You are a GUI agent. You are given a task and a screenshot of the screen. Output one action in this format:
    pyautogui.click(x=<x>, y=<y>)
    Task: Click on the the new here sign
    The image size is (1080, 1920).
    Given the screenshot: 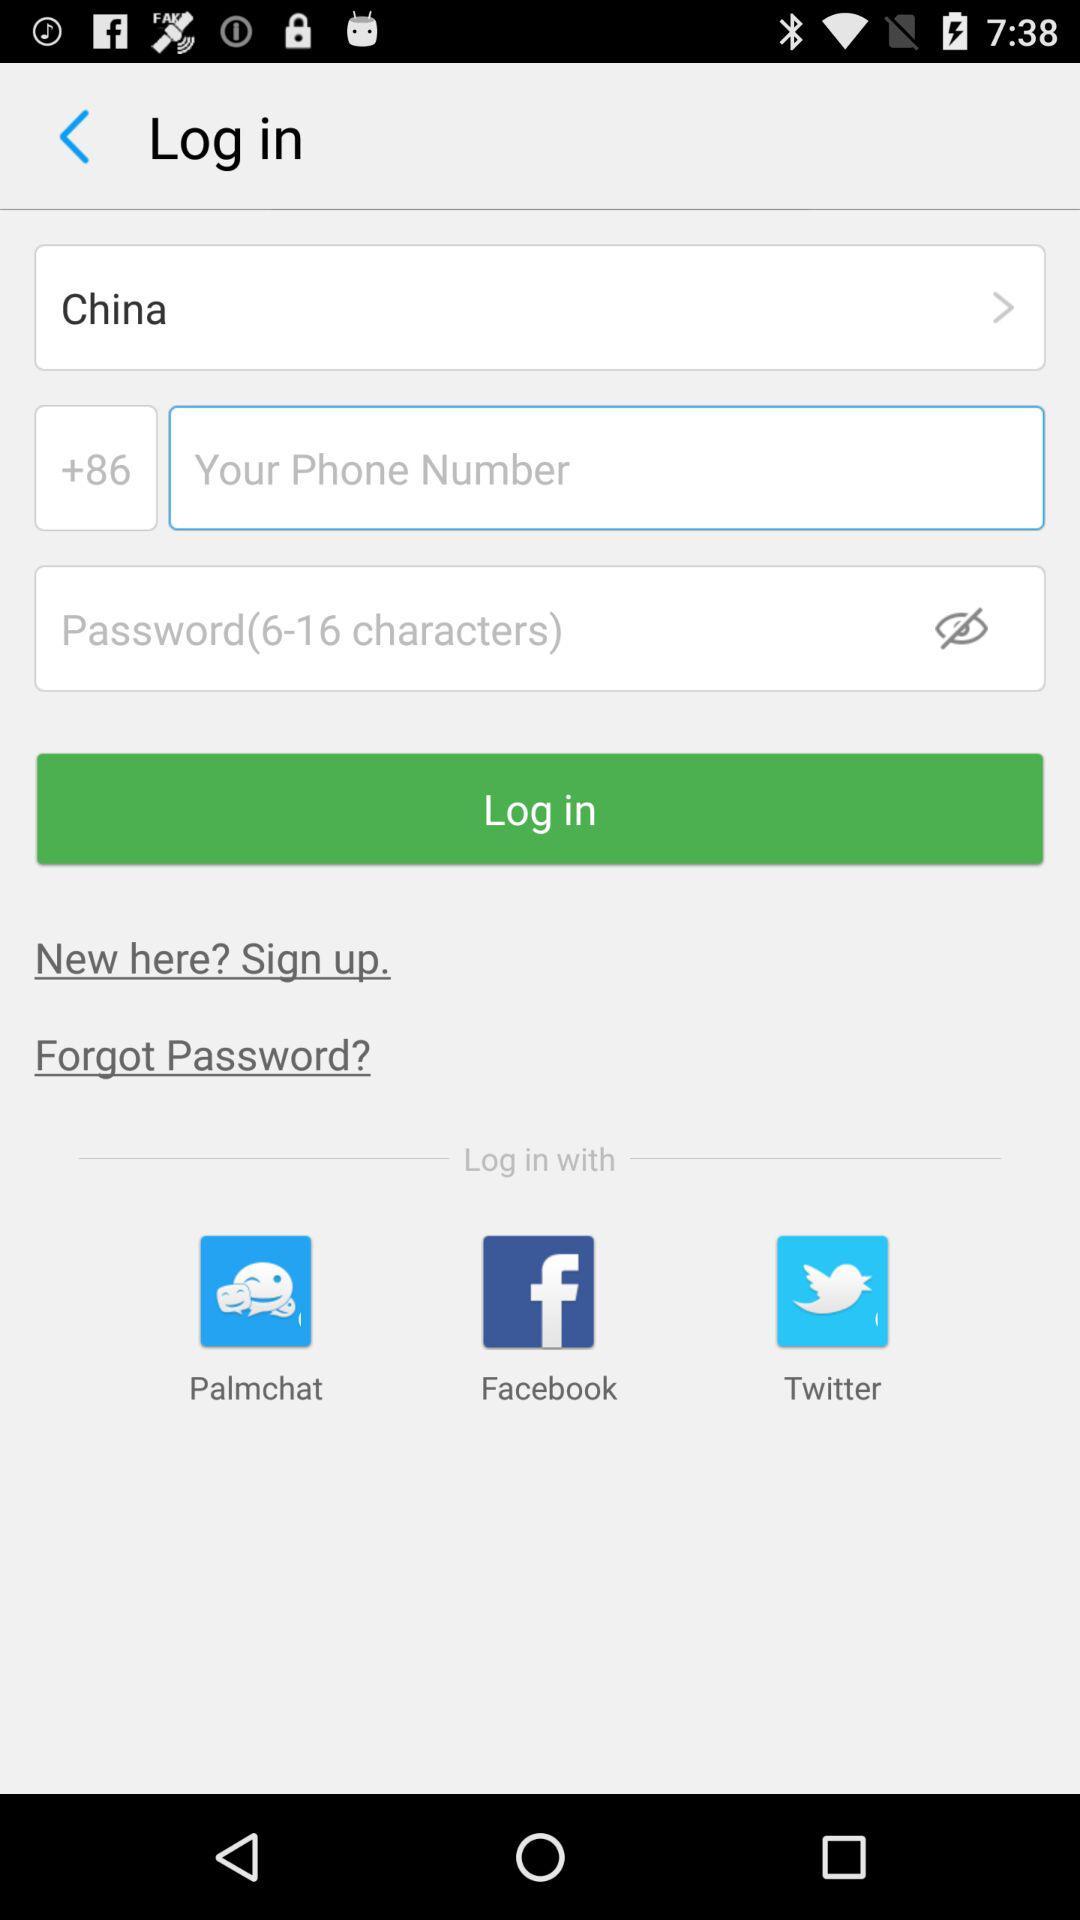 What is the action you would take?
    pyautogui.click(x=212, y=955)
    